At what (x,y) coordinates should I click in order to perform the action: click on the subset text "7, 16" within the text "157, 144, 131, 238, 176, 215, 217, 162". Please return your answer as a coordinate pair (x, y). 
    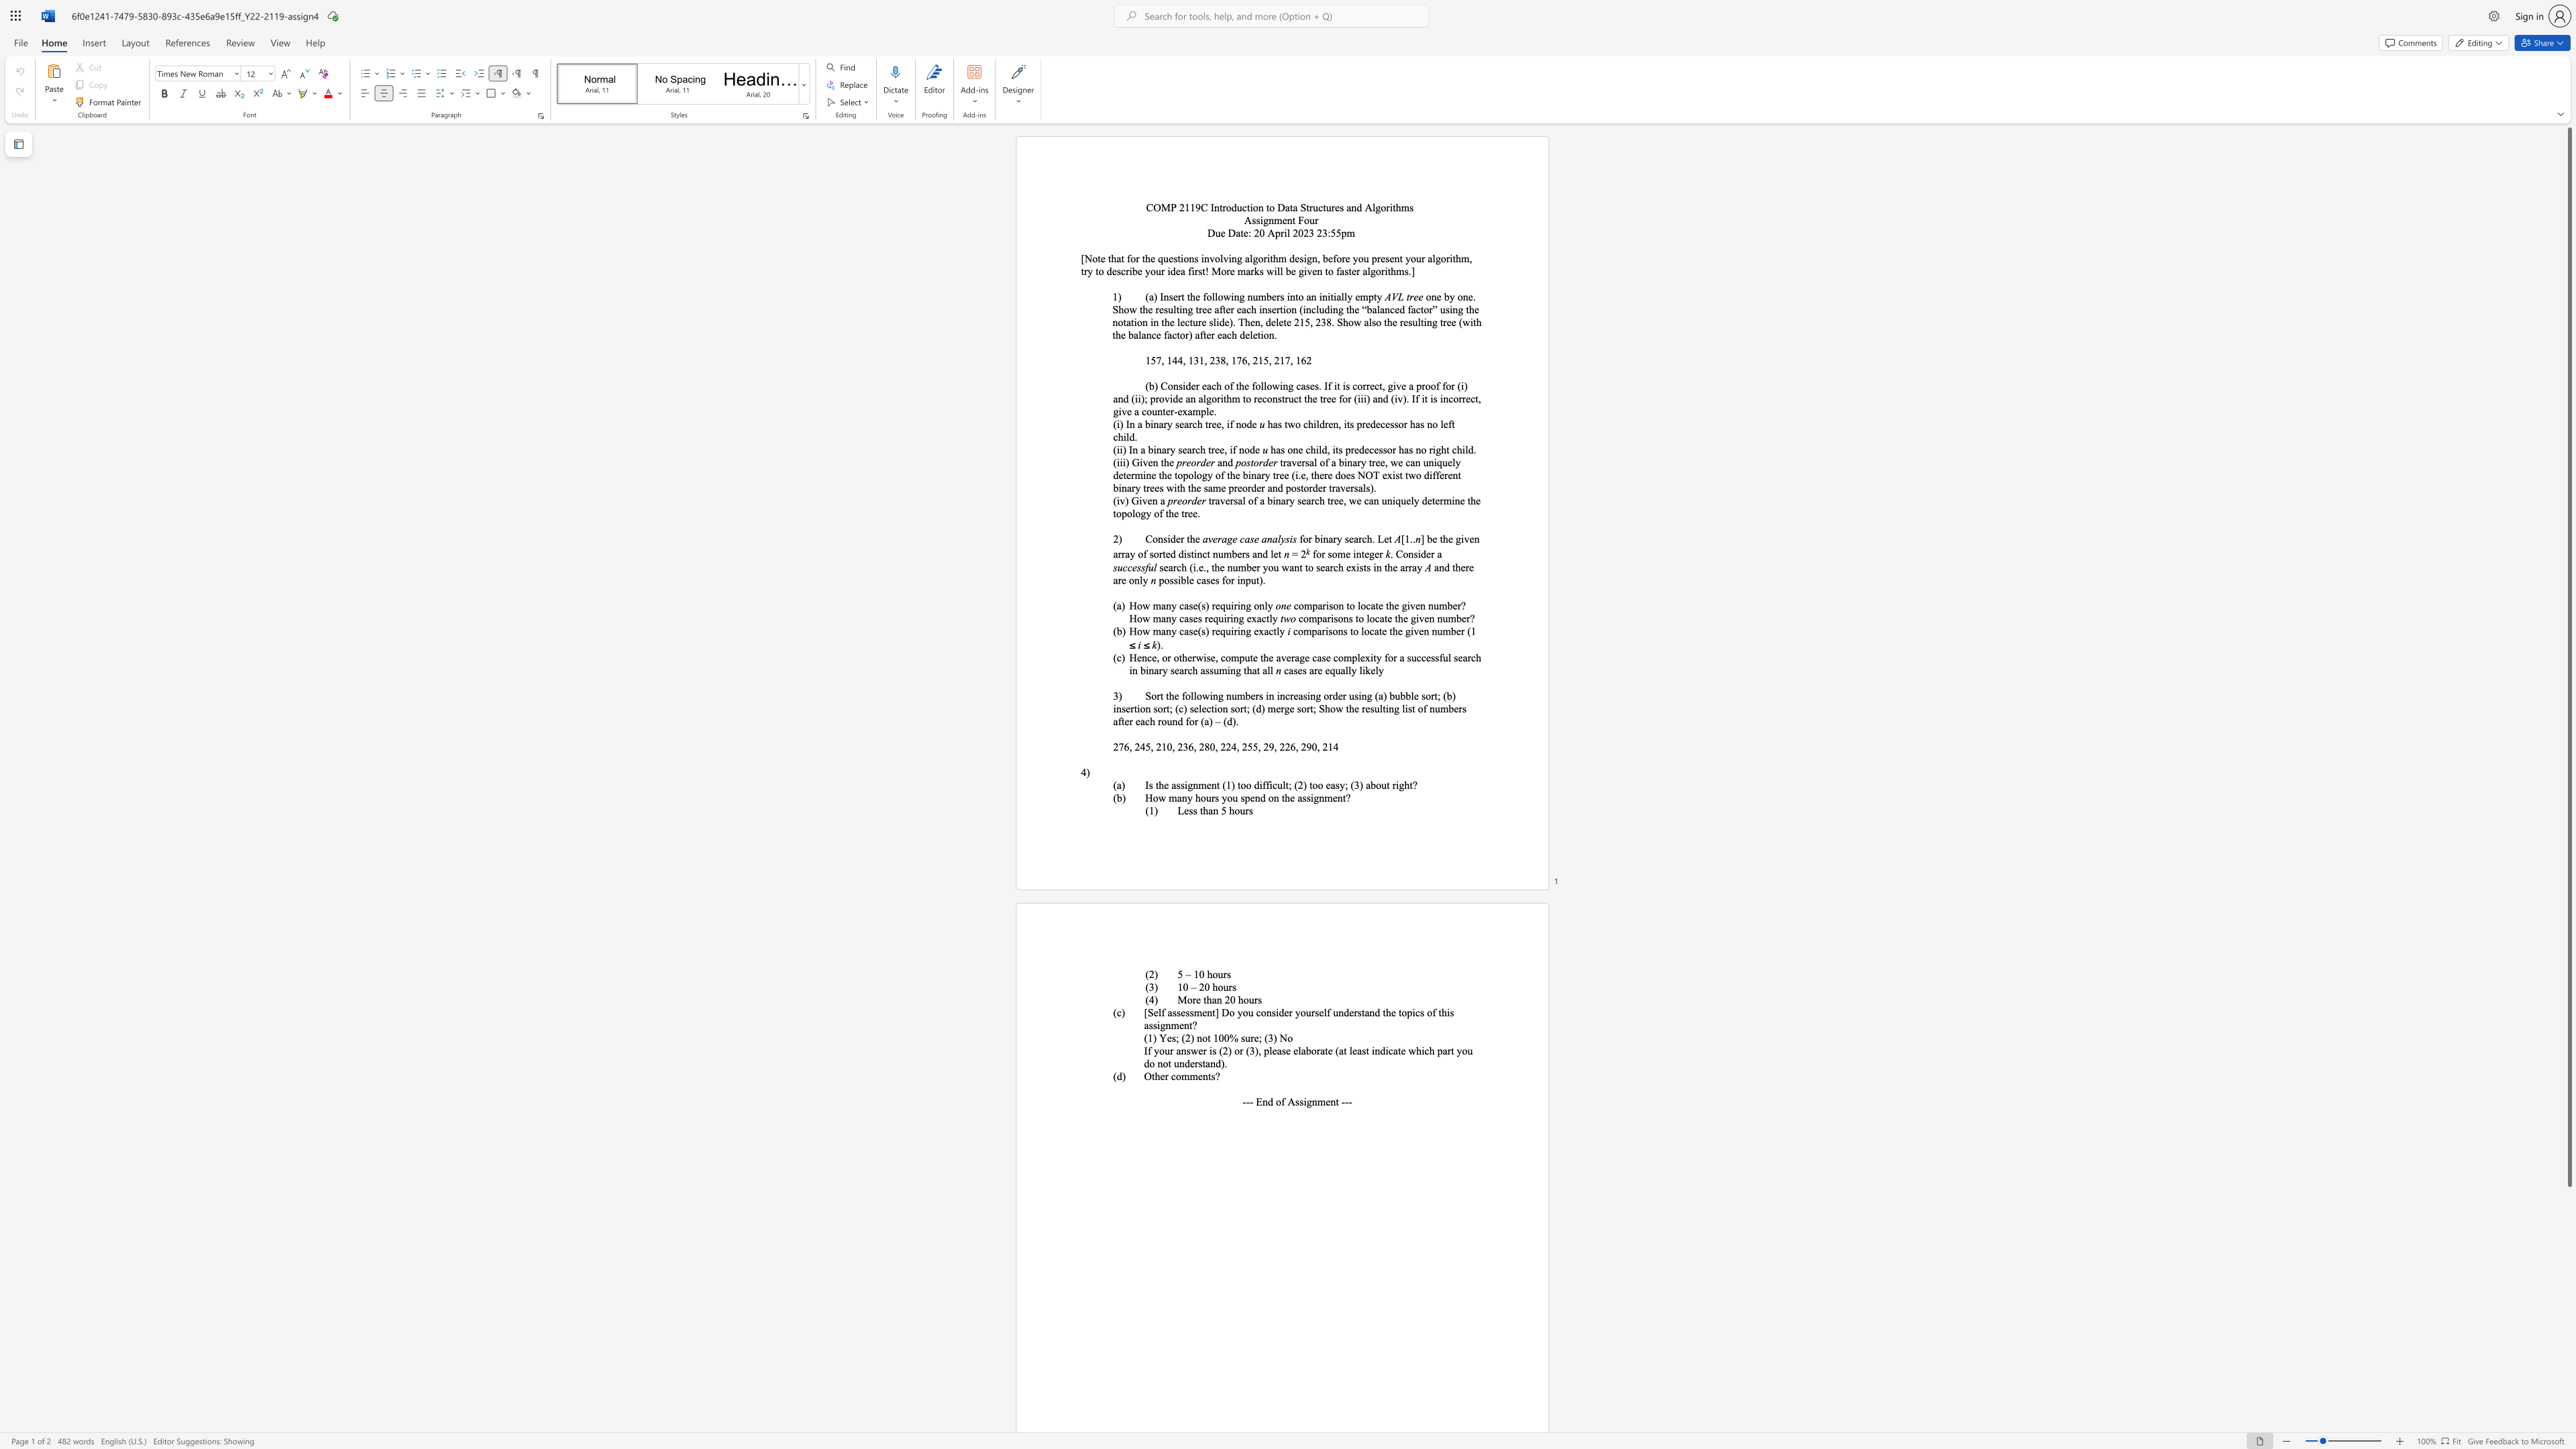
    Looking at the image, I should click on (1284, 360).